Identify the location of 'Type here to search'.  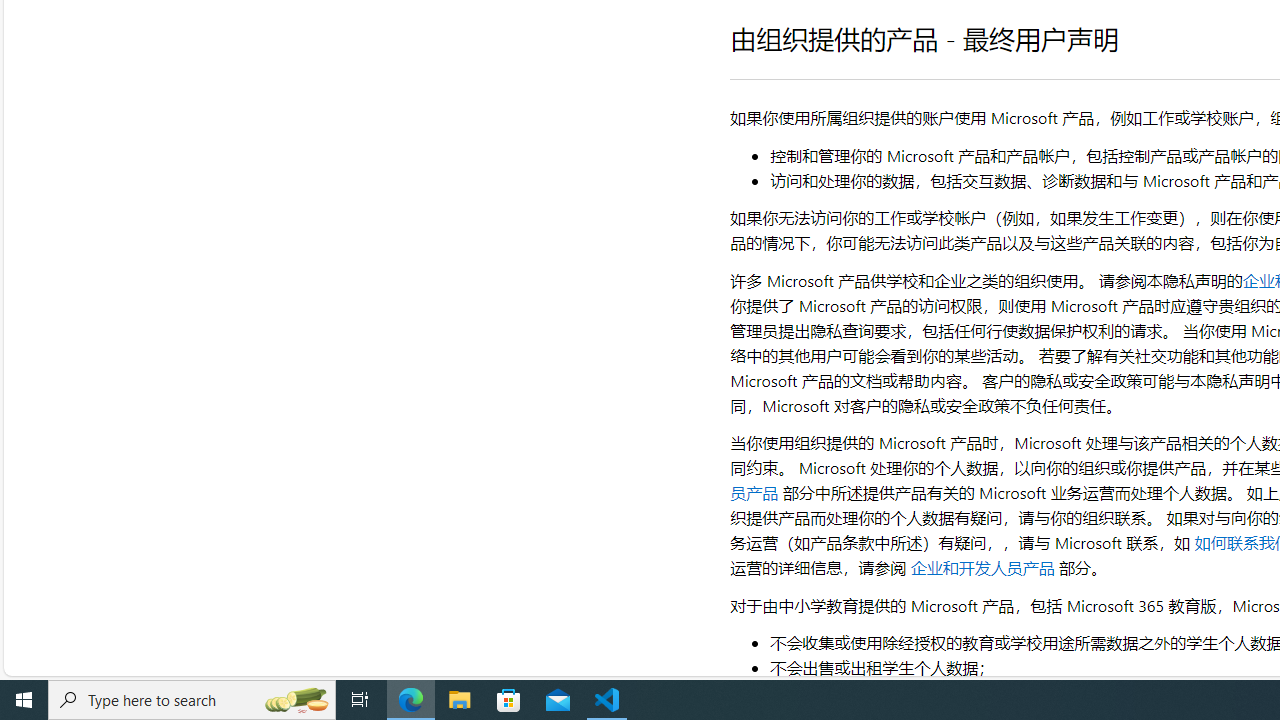
(192, 698).